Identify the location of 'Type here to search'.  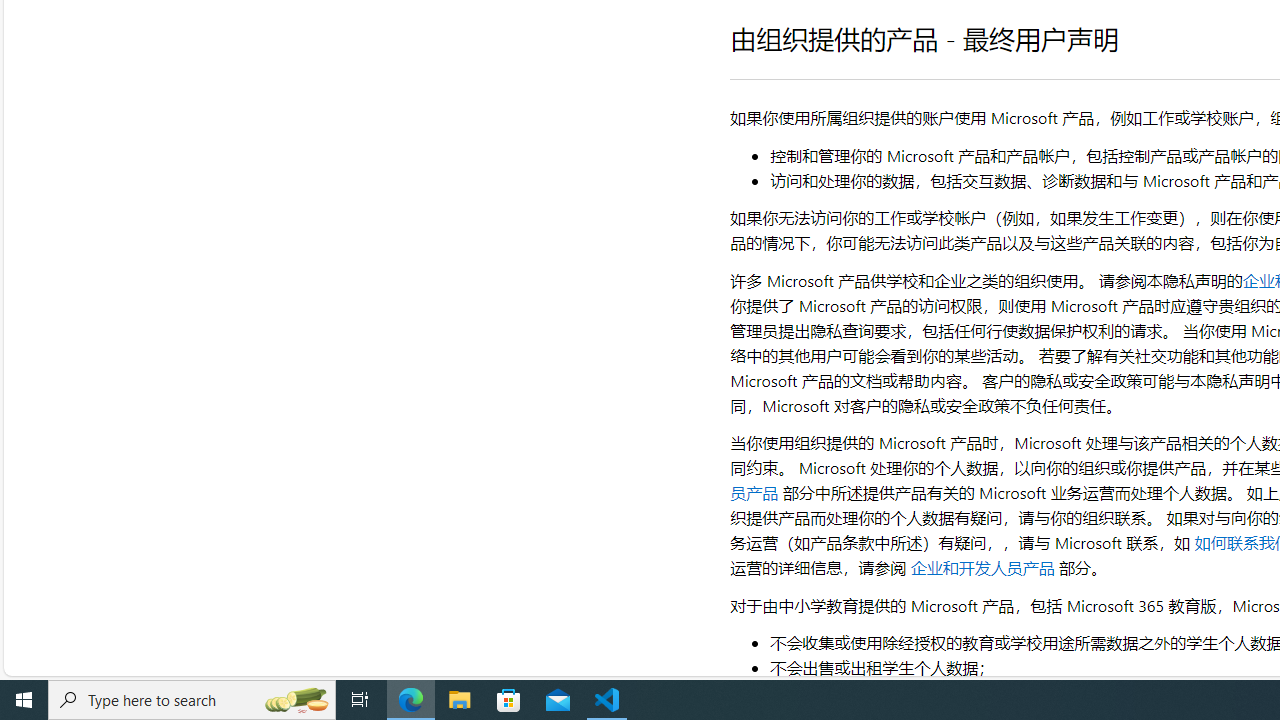
(192, 698).